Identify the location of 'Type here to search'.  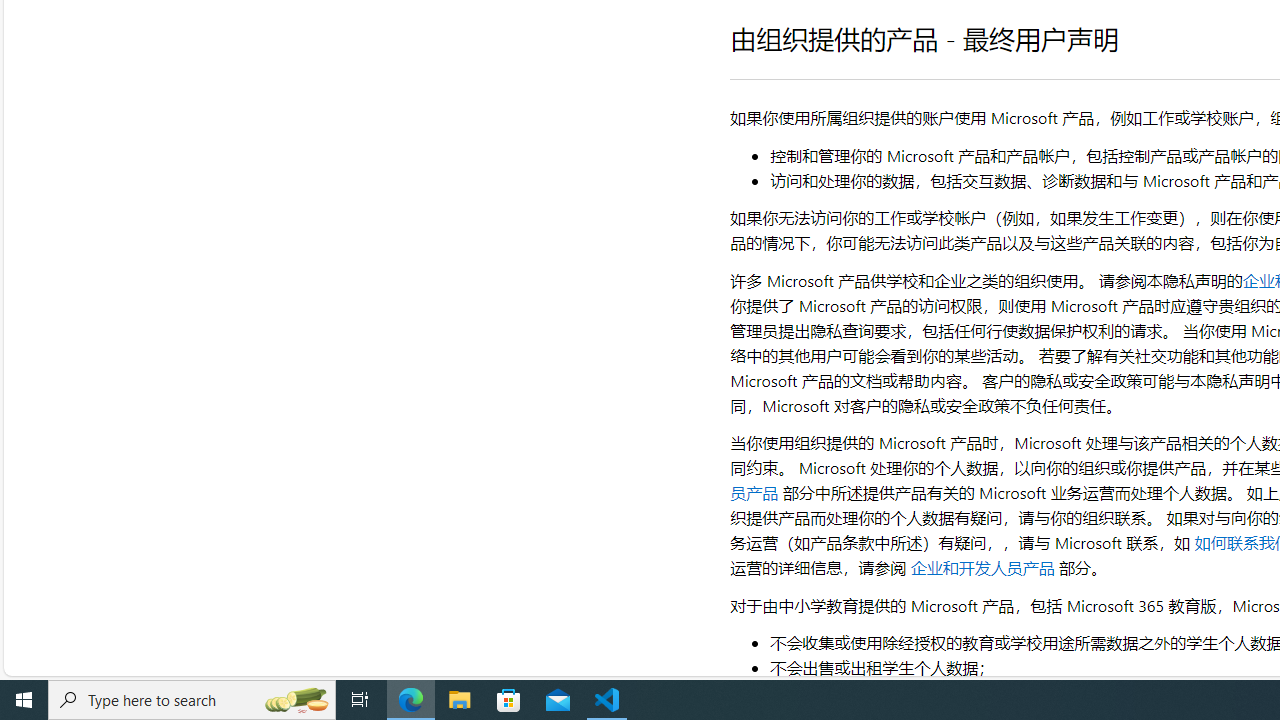
(192, 698).